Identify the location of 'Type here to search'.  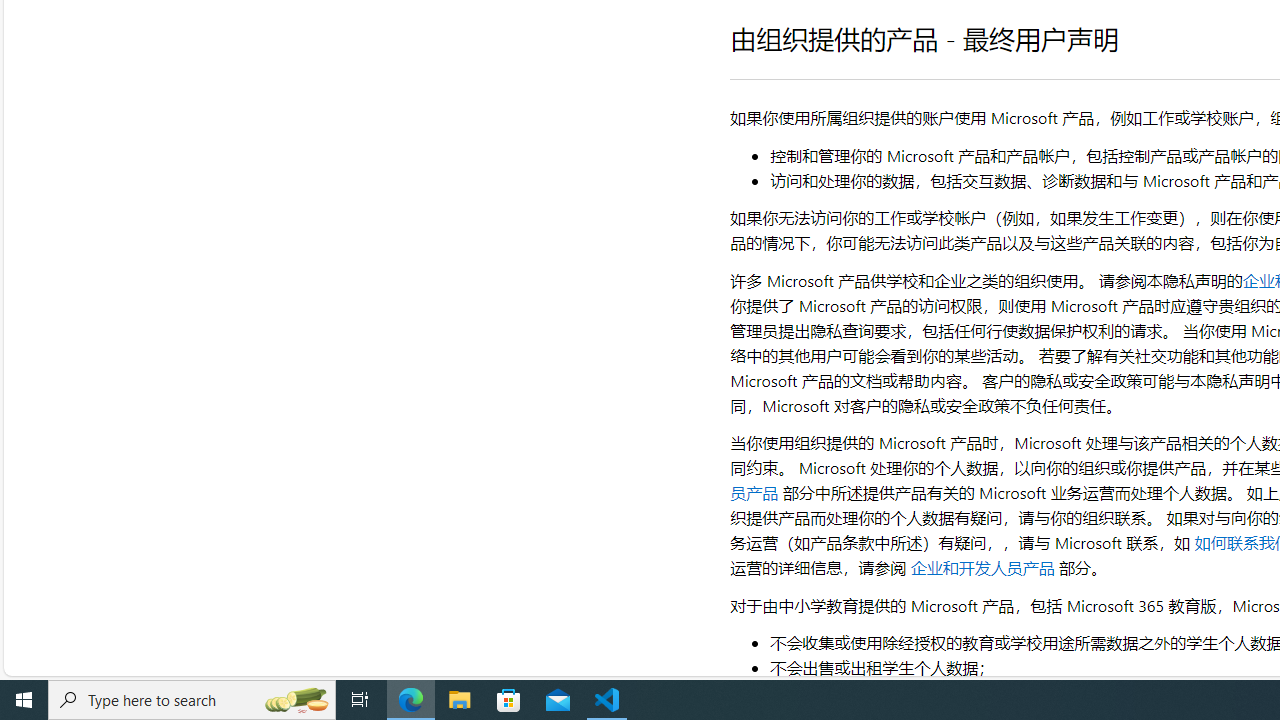
(192, 698).